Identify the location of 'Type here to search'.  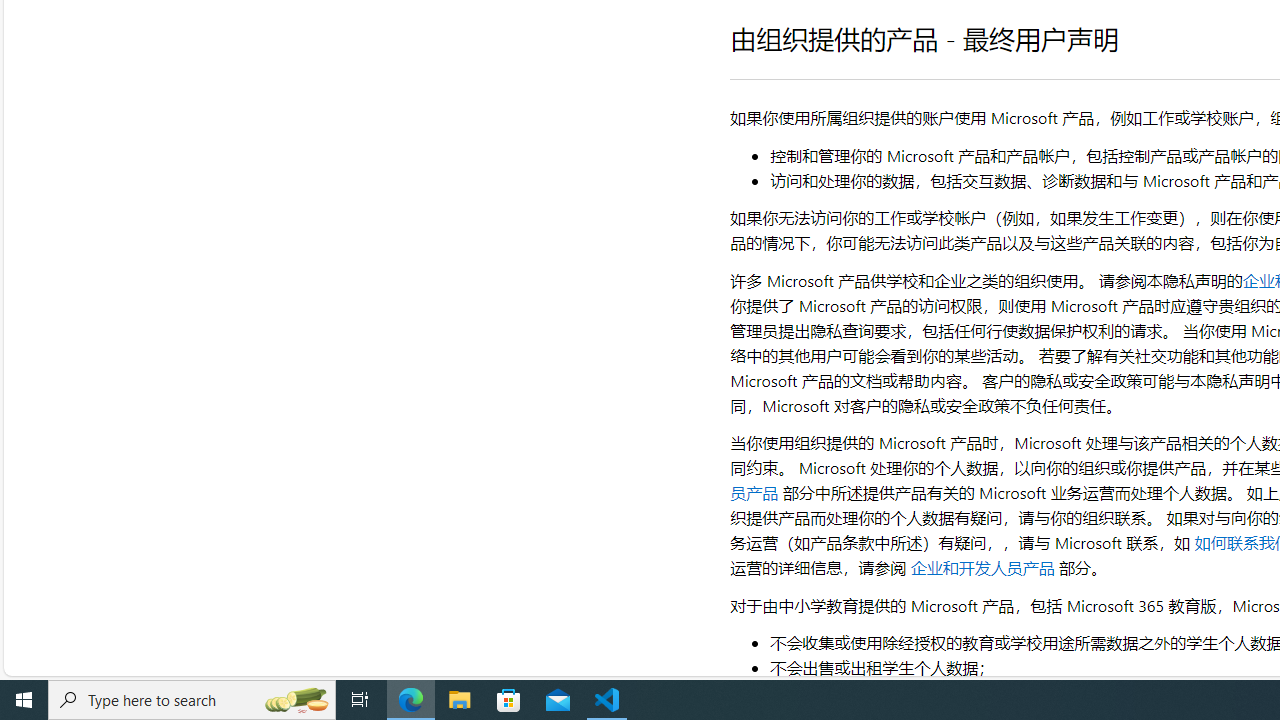
(192, 698).